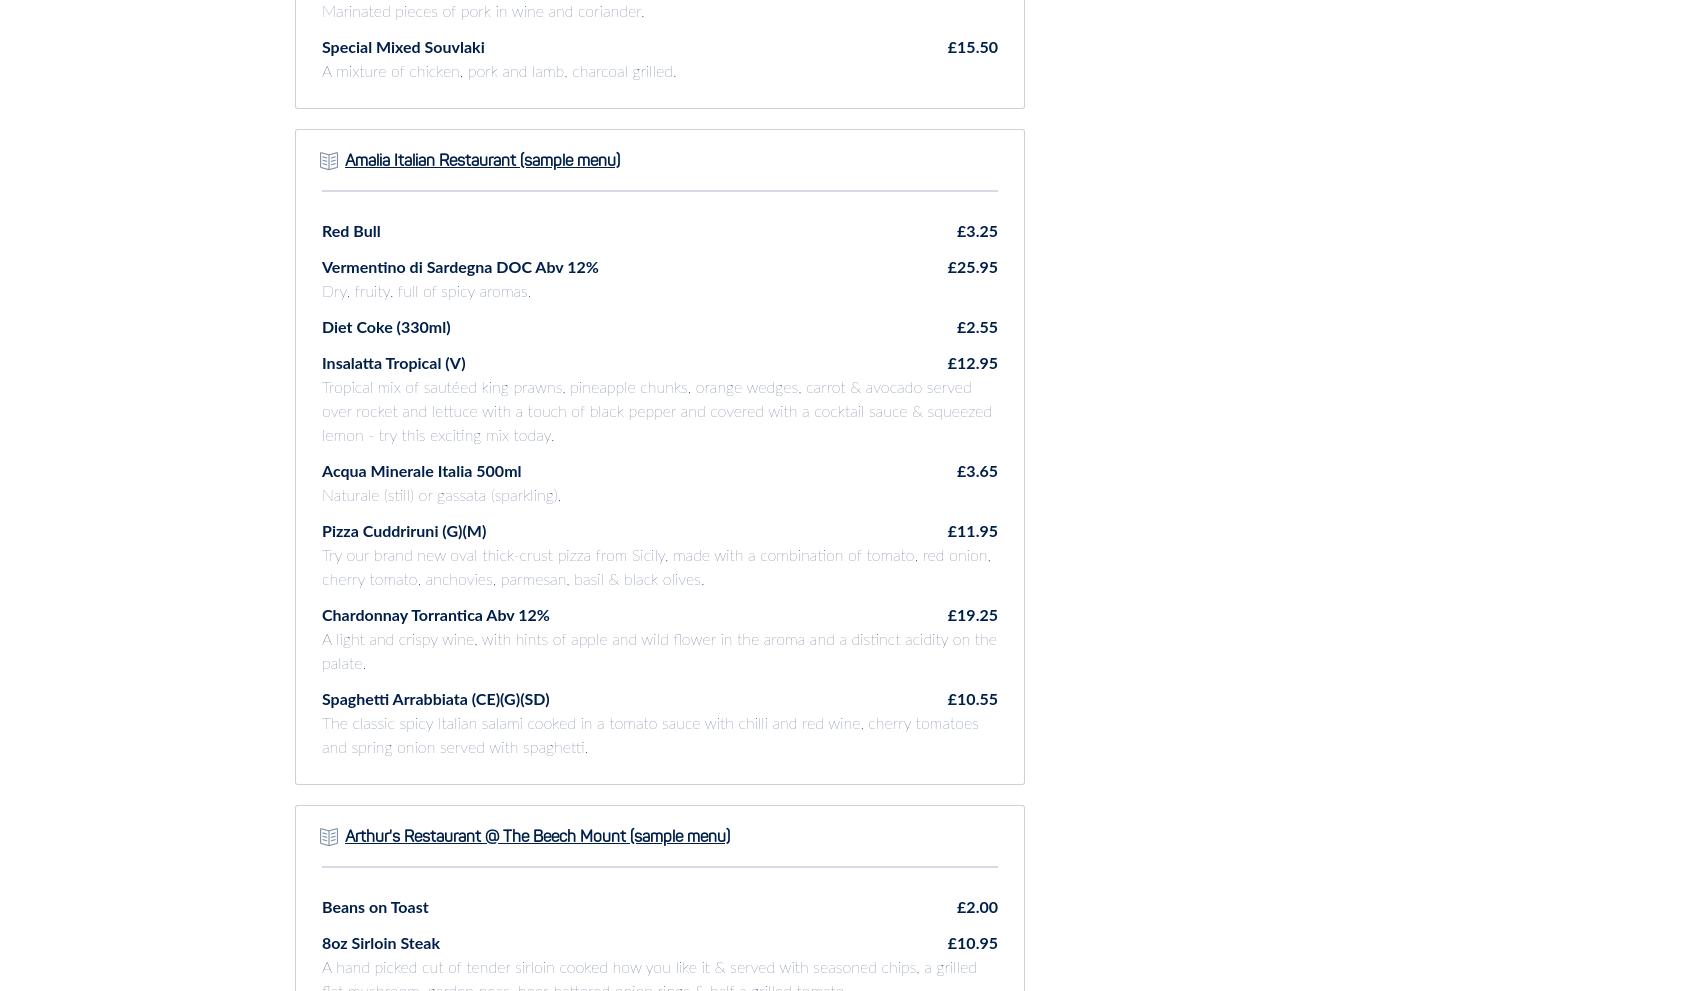 Image resolution: width=1700 pixels, height=991 pixels. What do you see at coordinates (971, 942) in the screenshot?
I see `'£10.95'` at bounding box center [971, 942].